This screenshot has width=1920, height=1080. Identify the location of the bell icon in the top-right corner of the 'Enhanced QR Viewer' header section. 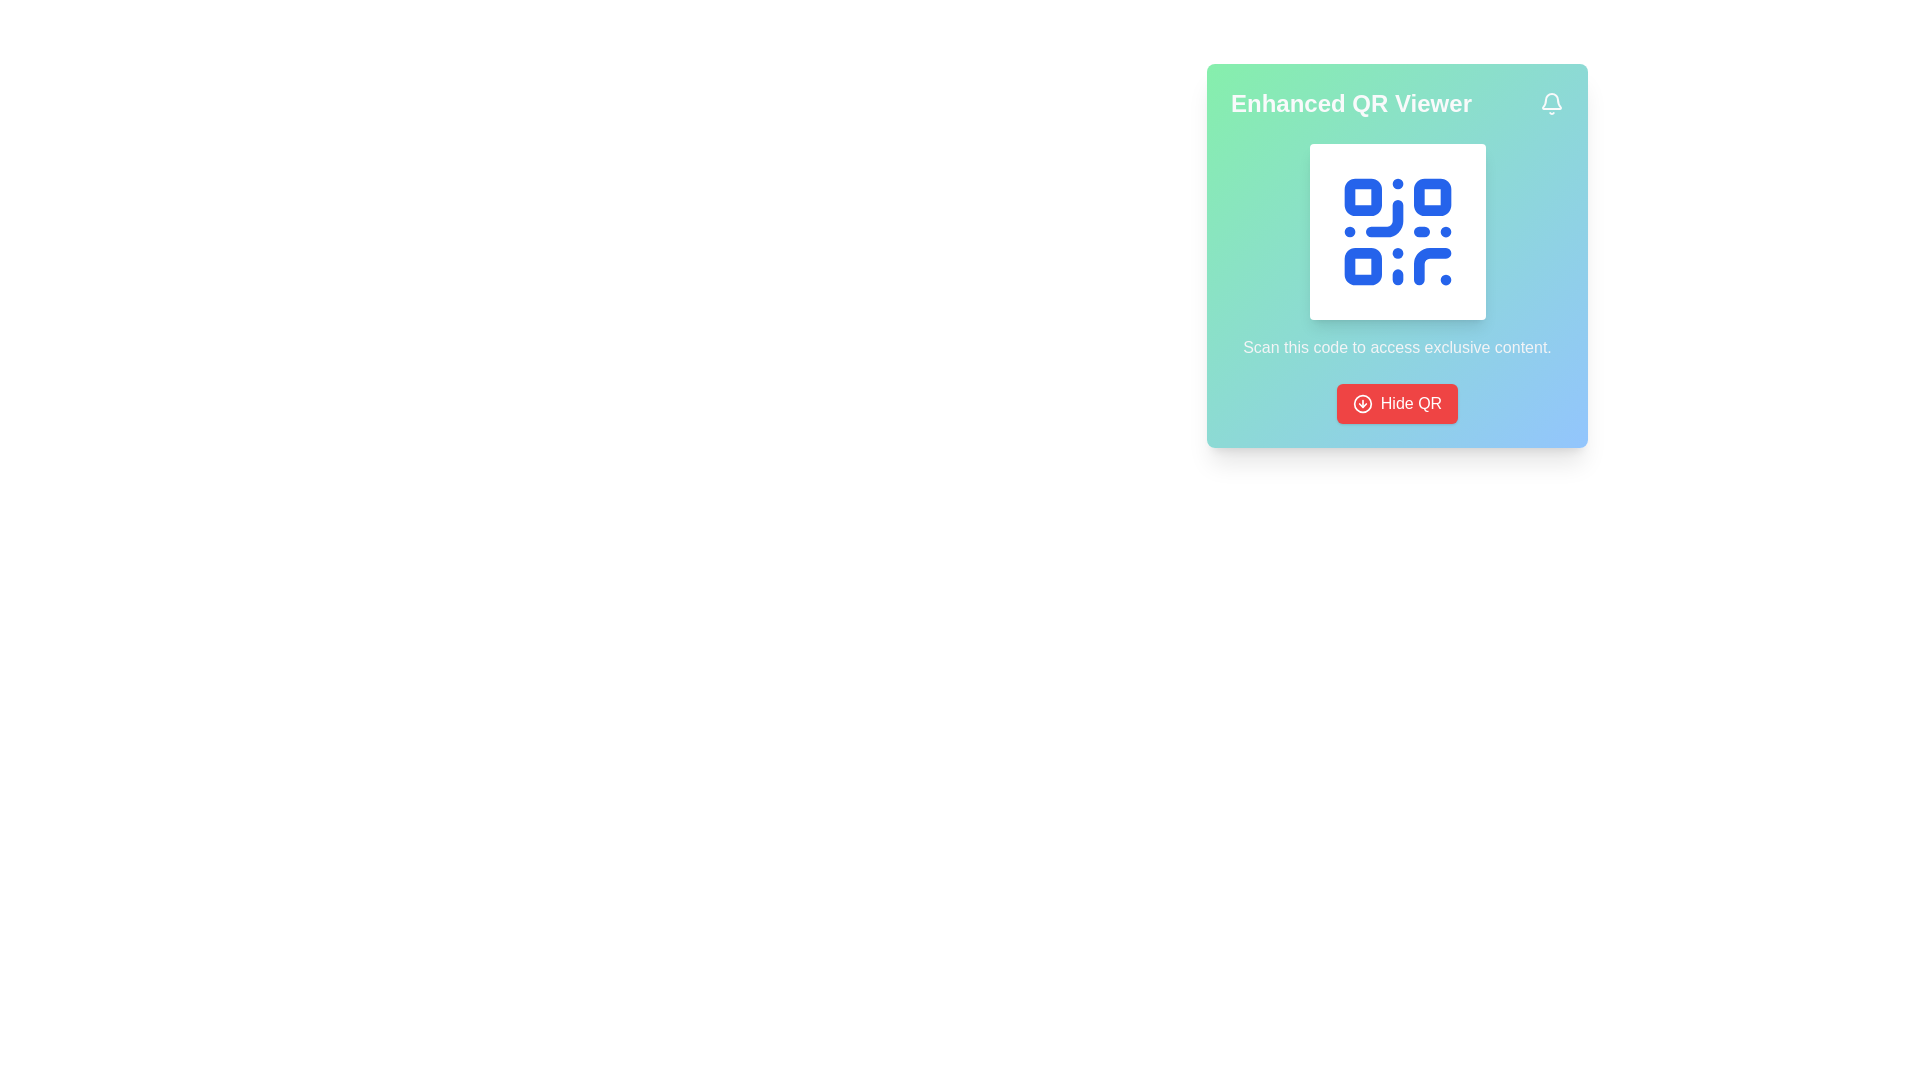
(1550, 104).